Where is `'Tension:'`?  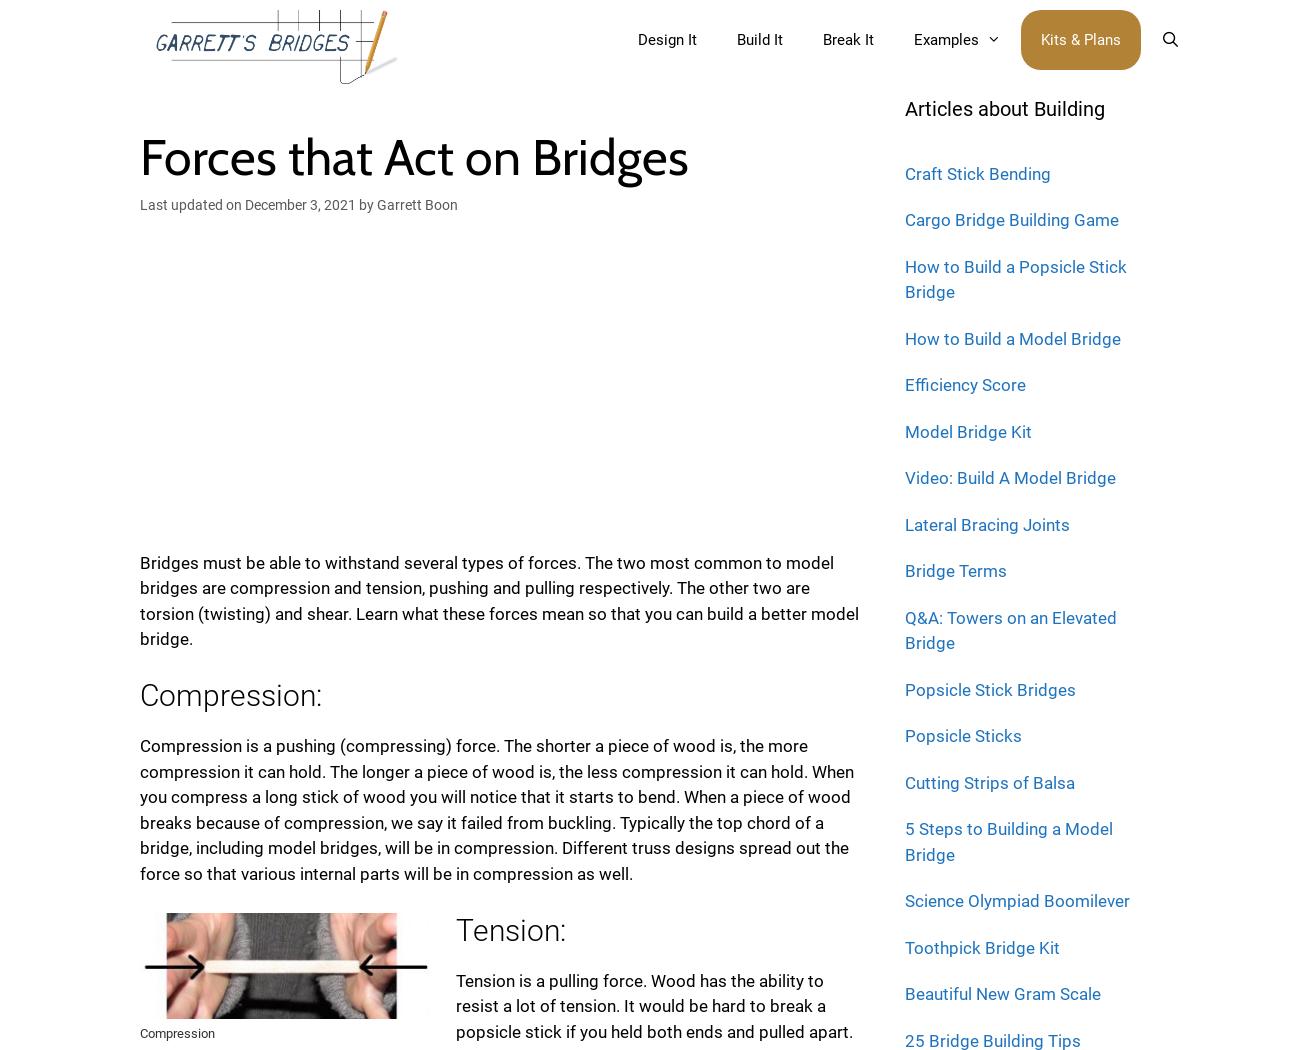 'Tension:' is located at coordinates (509, 929).